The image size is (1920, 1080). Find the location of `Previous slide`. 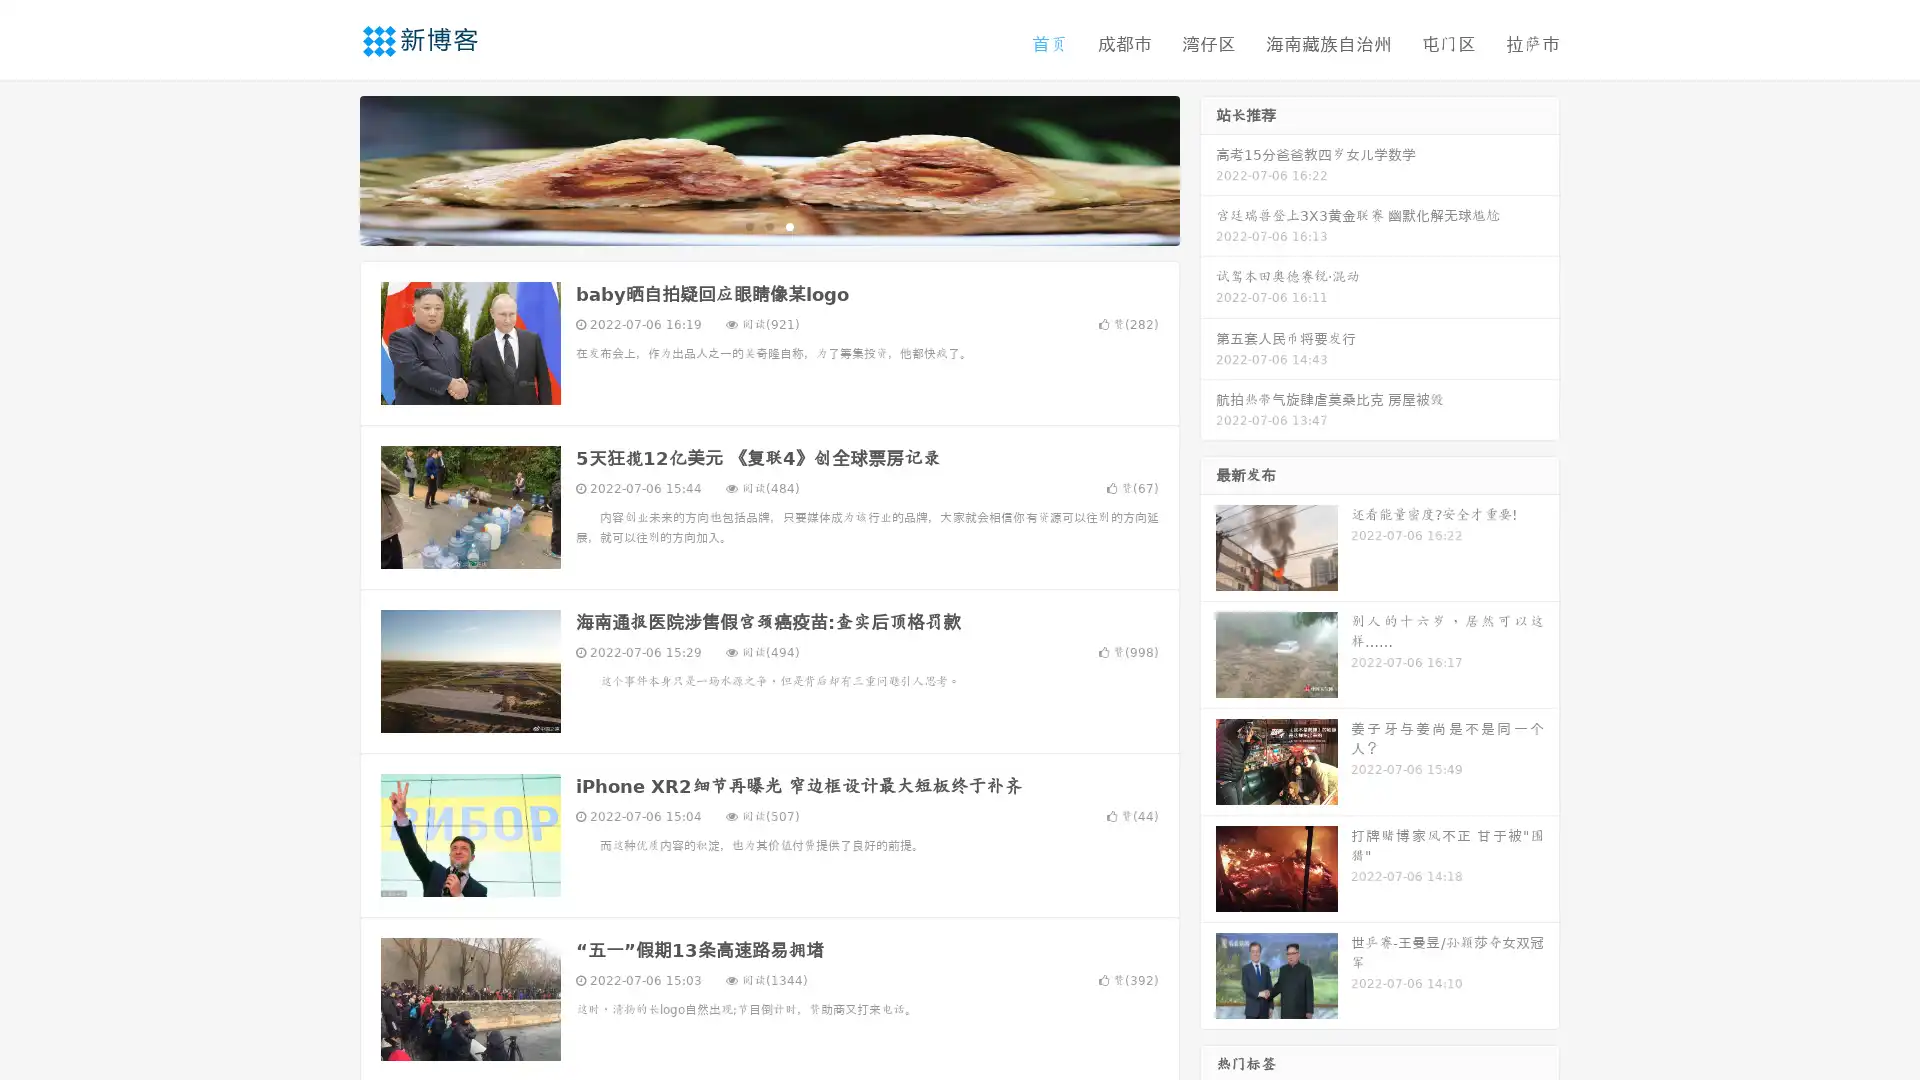

Previous slide is located at coordinates (330, 168).